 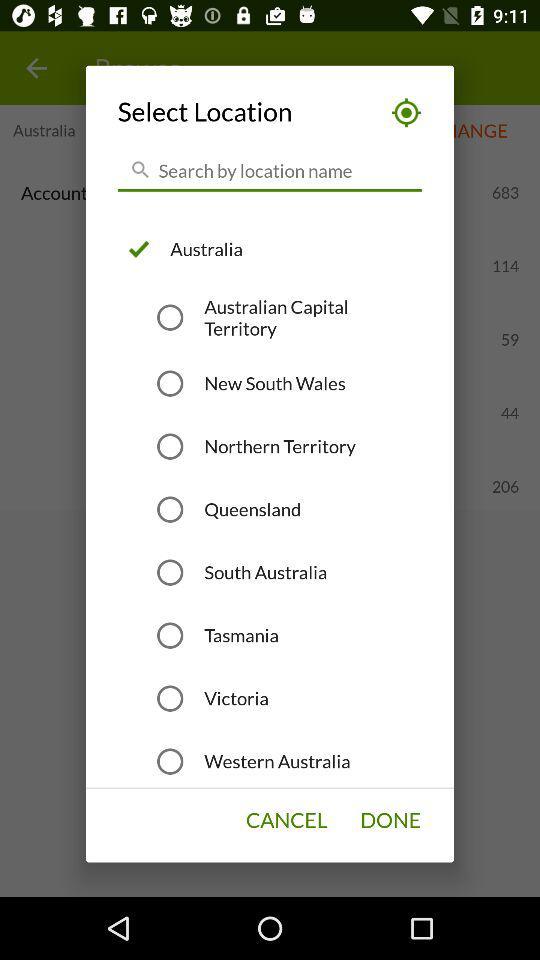 I want to click on item to the right of select location item, so click(x=399, y=112).